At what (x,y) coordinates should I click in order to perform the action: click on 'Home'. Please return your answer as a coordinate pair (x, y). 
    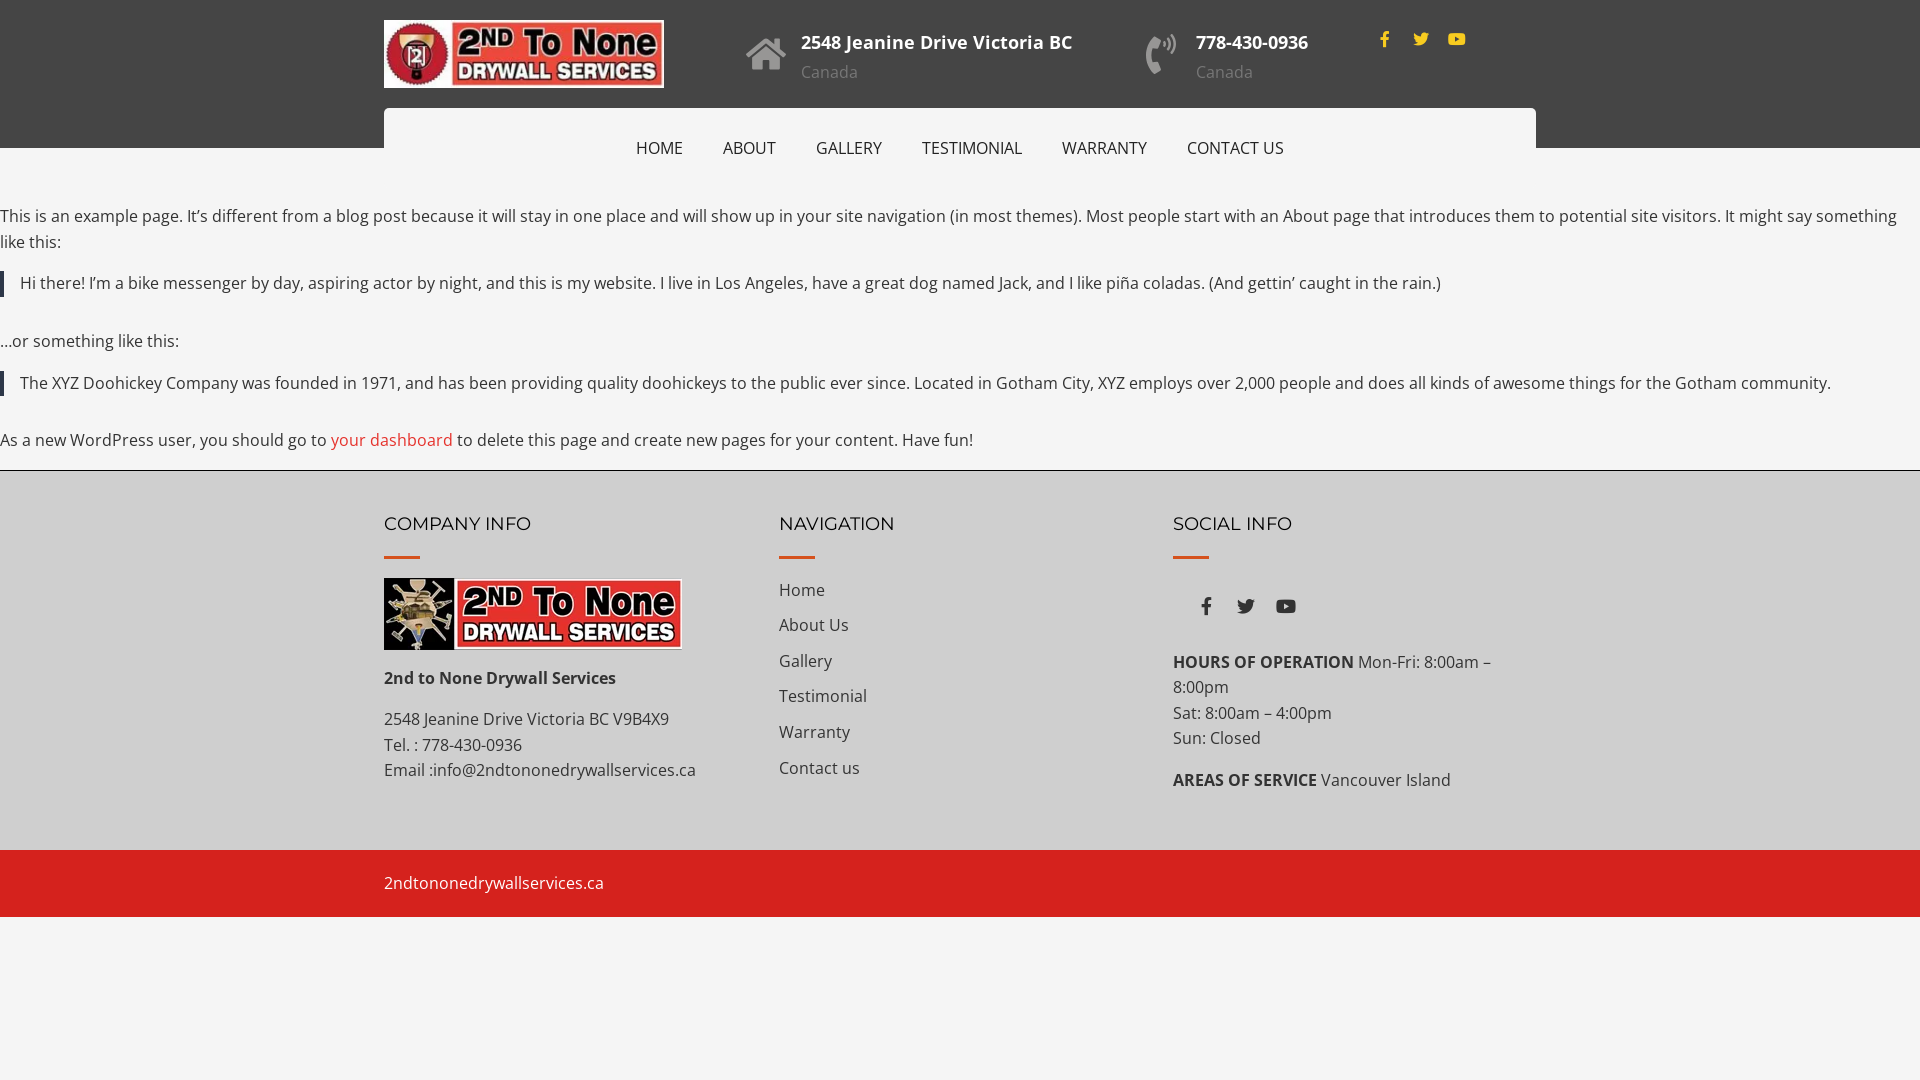
    Looking at the image, I should click on (777, 589).